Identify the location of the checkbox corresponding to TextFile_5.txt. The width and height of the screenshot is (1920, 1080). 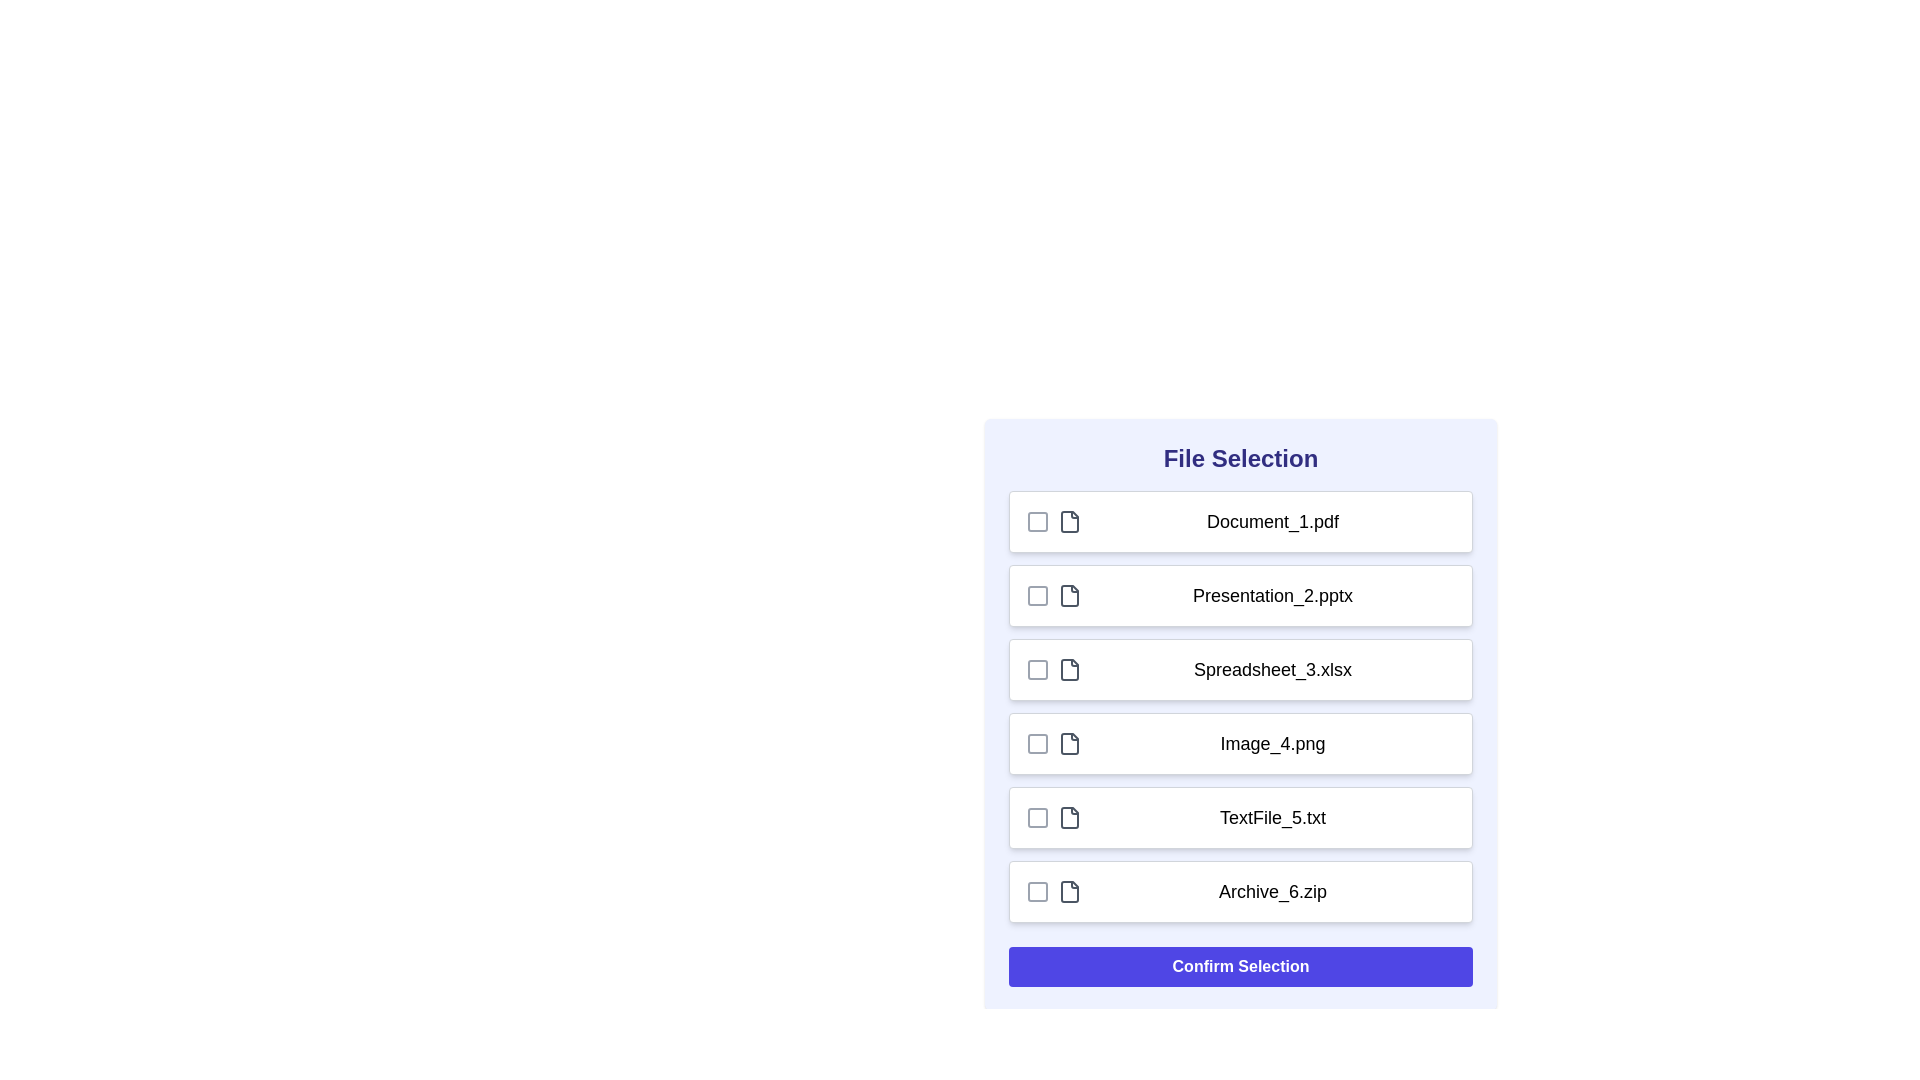
(1037, 817).